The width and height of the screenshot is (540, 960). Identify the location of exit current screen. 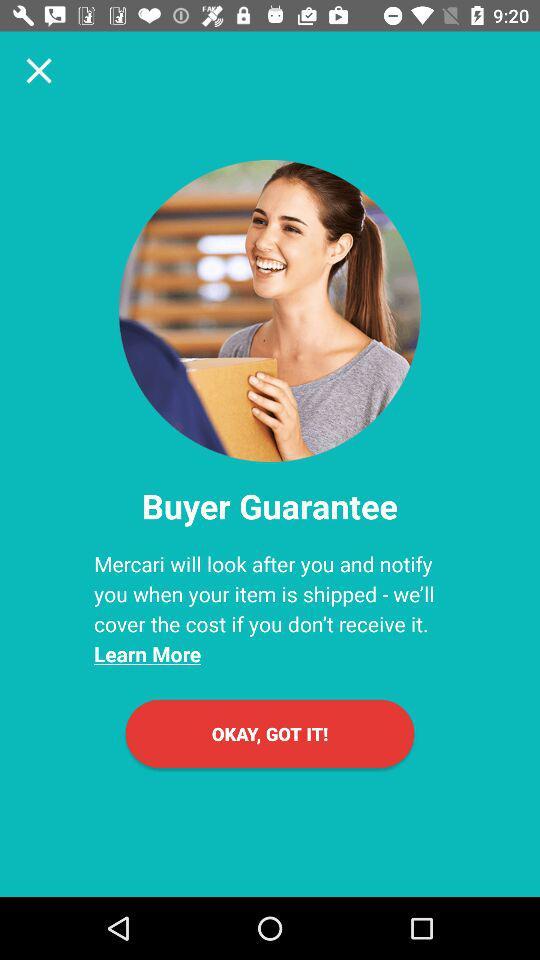
(39, 70).